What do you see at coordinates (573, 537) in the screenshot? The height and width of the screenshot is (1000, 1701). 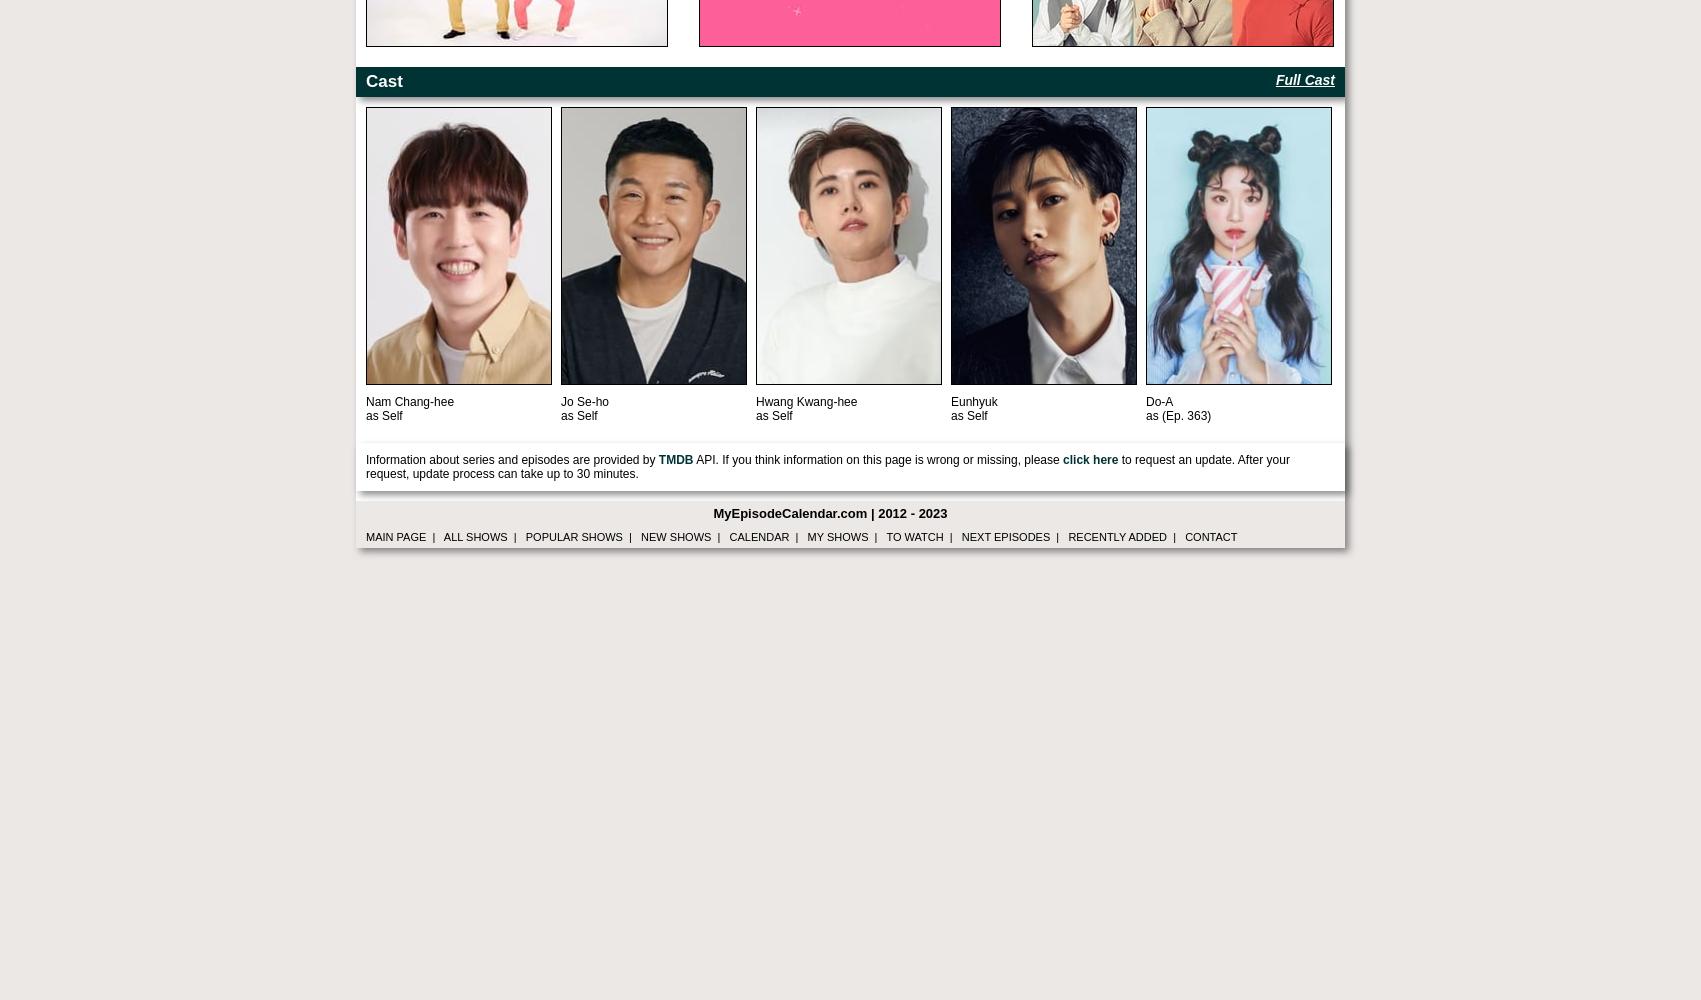 I see `'POPULAR SHOWS'` at bounding box center [573, 537].